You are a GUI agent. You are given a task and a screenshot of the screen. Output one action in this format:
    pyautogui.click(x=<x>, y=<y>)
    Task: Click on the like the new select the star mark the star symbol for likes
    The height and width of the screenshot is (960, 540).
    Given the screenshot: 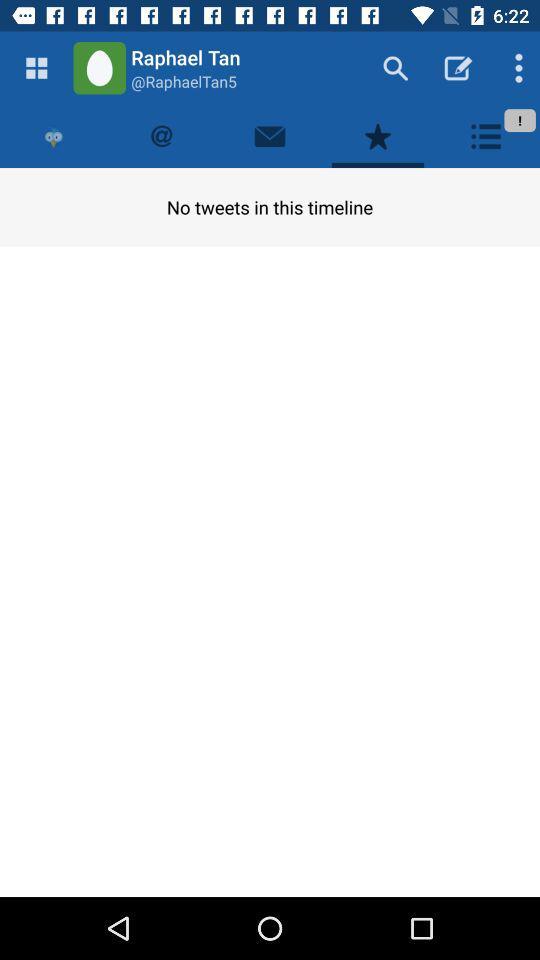 What is the action you would take?
    pyautogui.click(x=378, y=135)
    